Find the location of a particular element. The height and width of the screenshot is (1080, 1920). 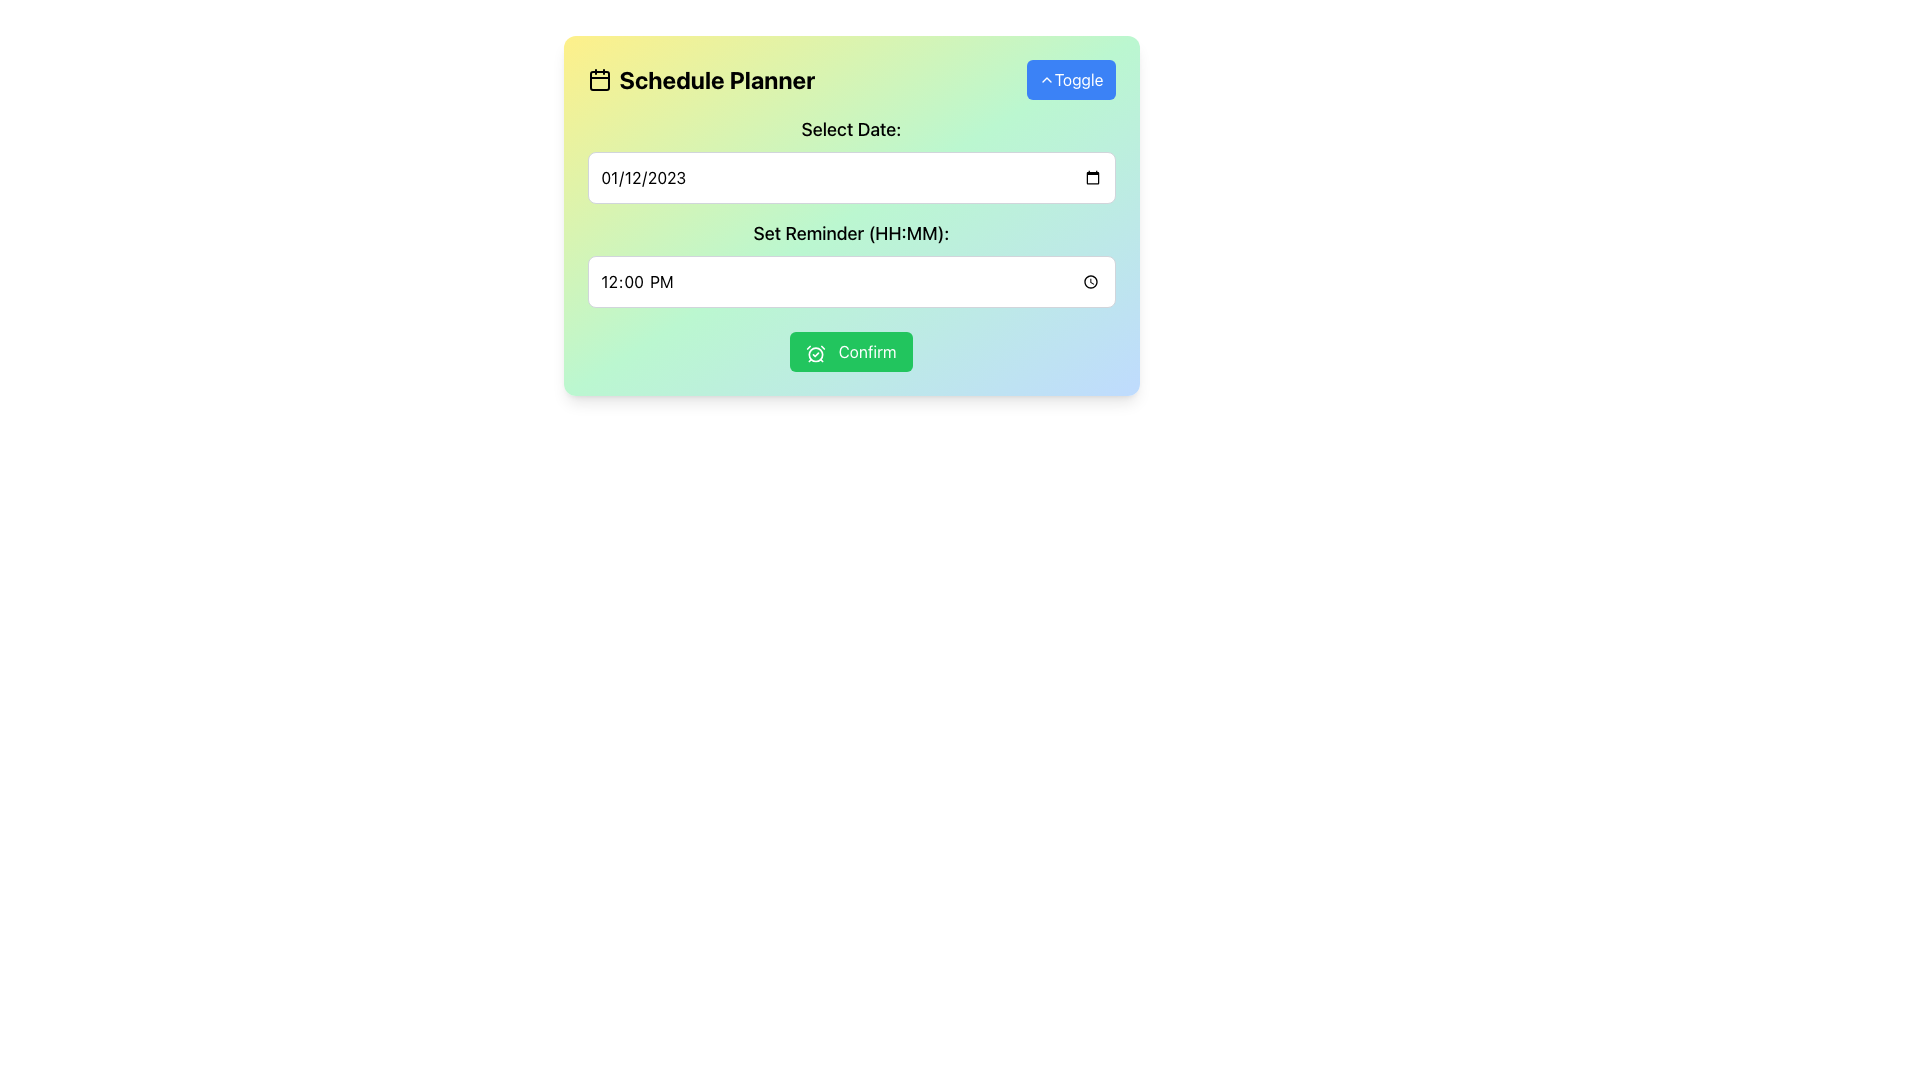

the green 'Confirm' button, which includes an icon to the left of the text, located centrally at the bottom of the card interface is located at coordinates (816, 352).